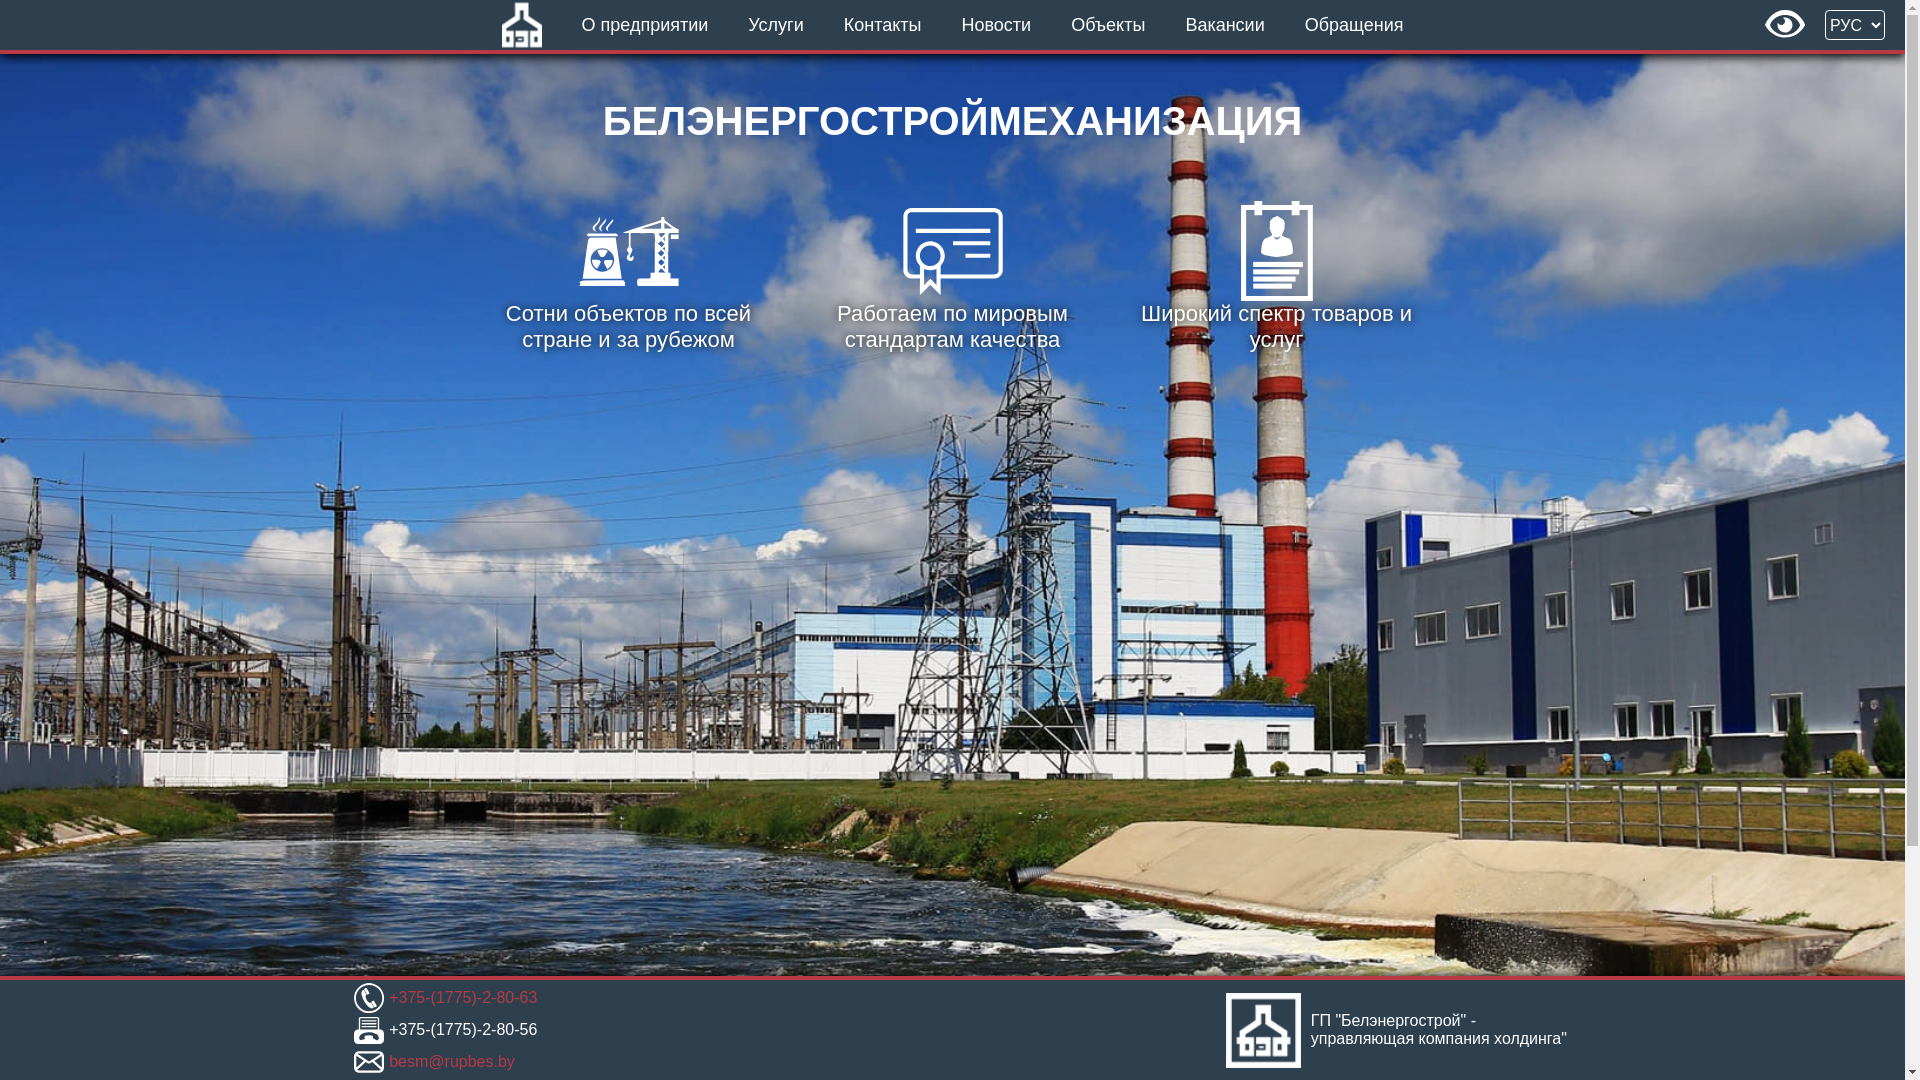 The image size is (1920, 1080). I want to click on '+375-(1775)-2-80-63', so click(461, 998).